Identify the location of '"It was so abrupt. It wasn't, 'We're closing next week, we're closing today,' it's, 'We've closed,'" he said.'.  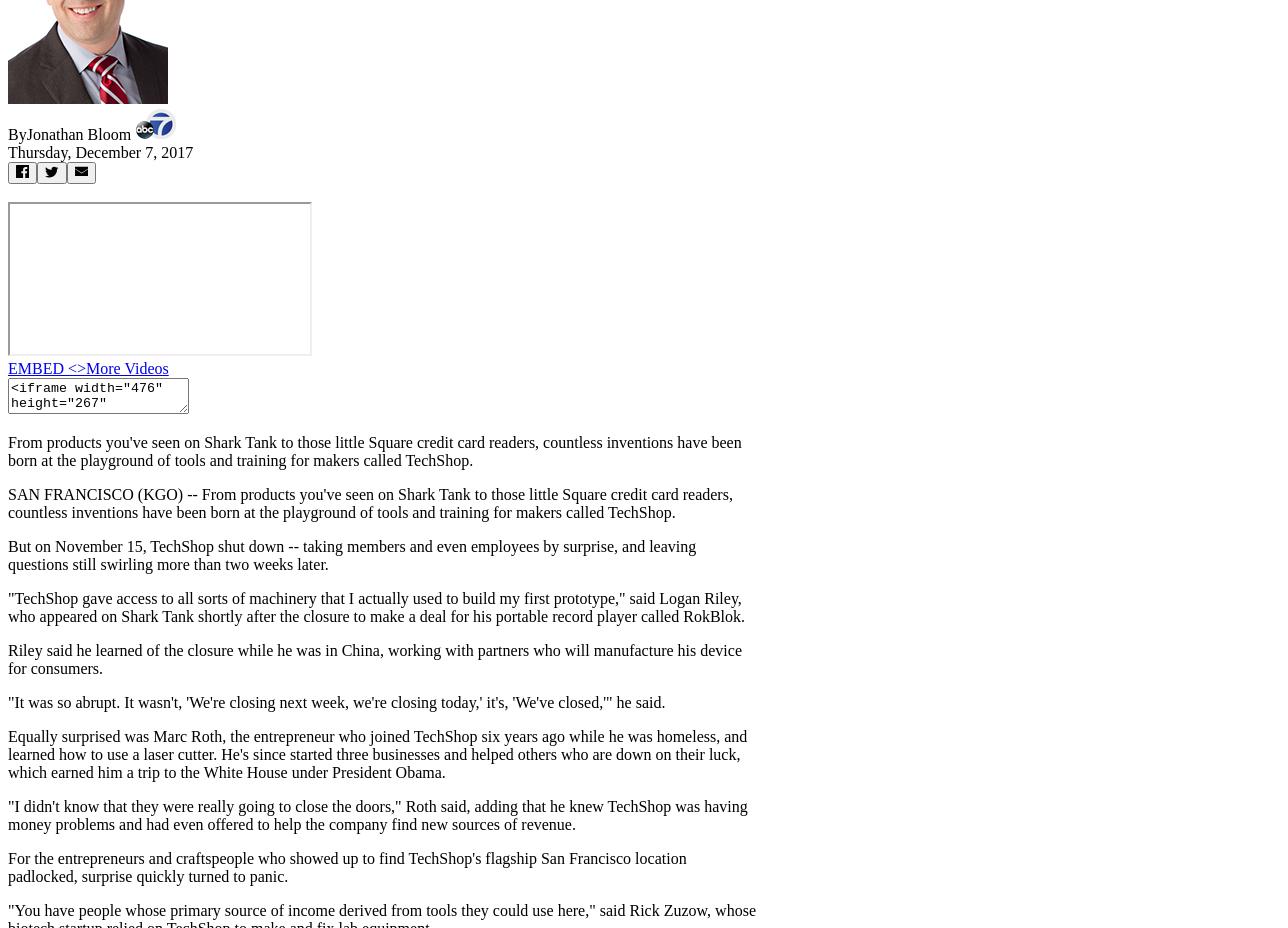
(336, 701).